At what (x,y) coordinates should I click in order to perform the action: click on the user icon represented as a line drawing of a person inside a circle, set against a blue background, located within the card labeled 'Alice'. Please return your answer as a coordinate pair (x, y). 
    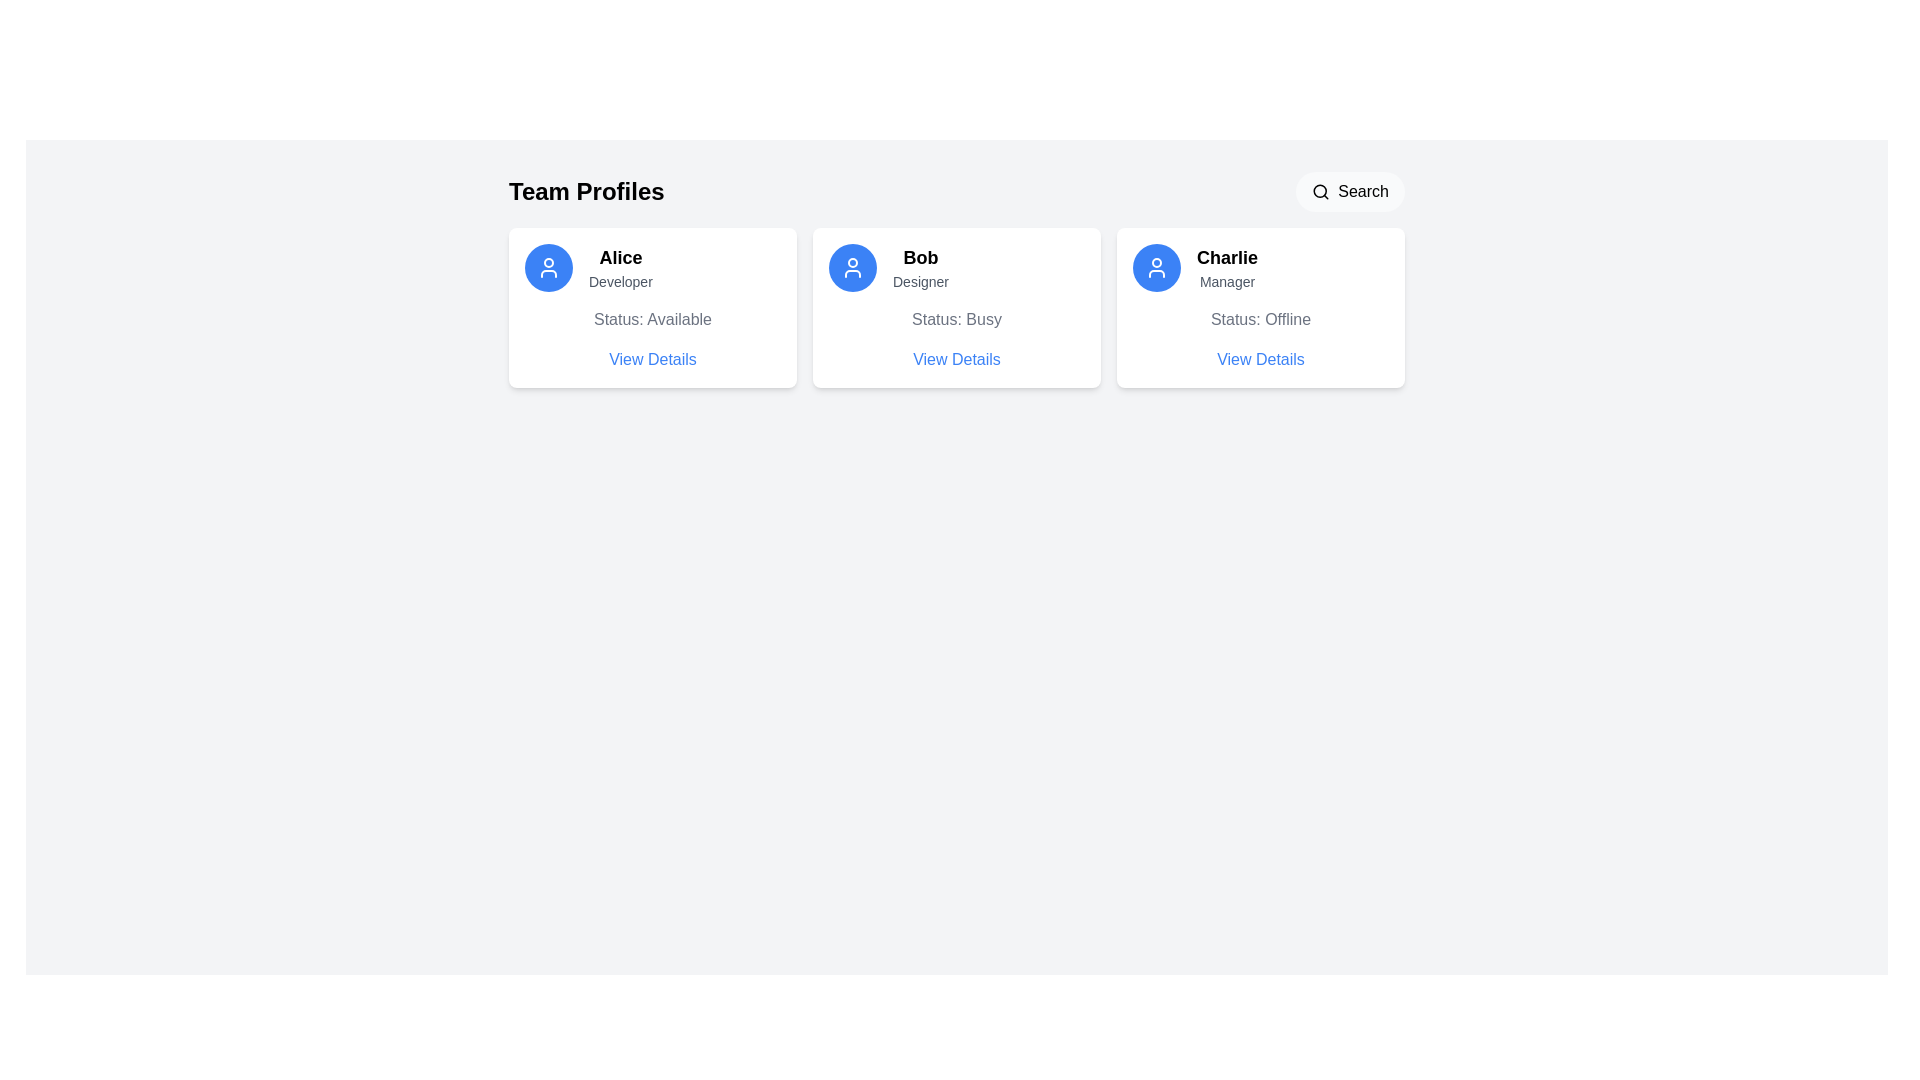
    Looking at the image, I should click on (548, 266).